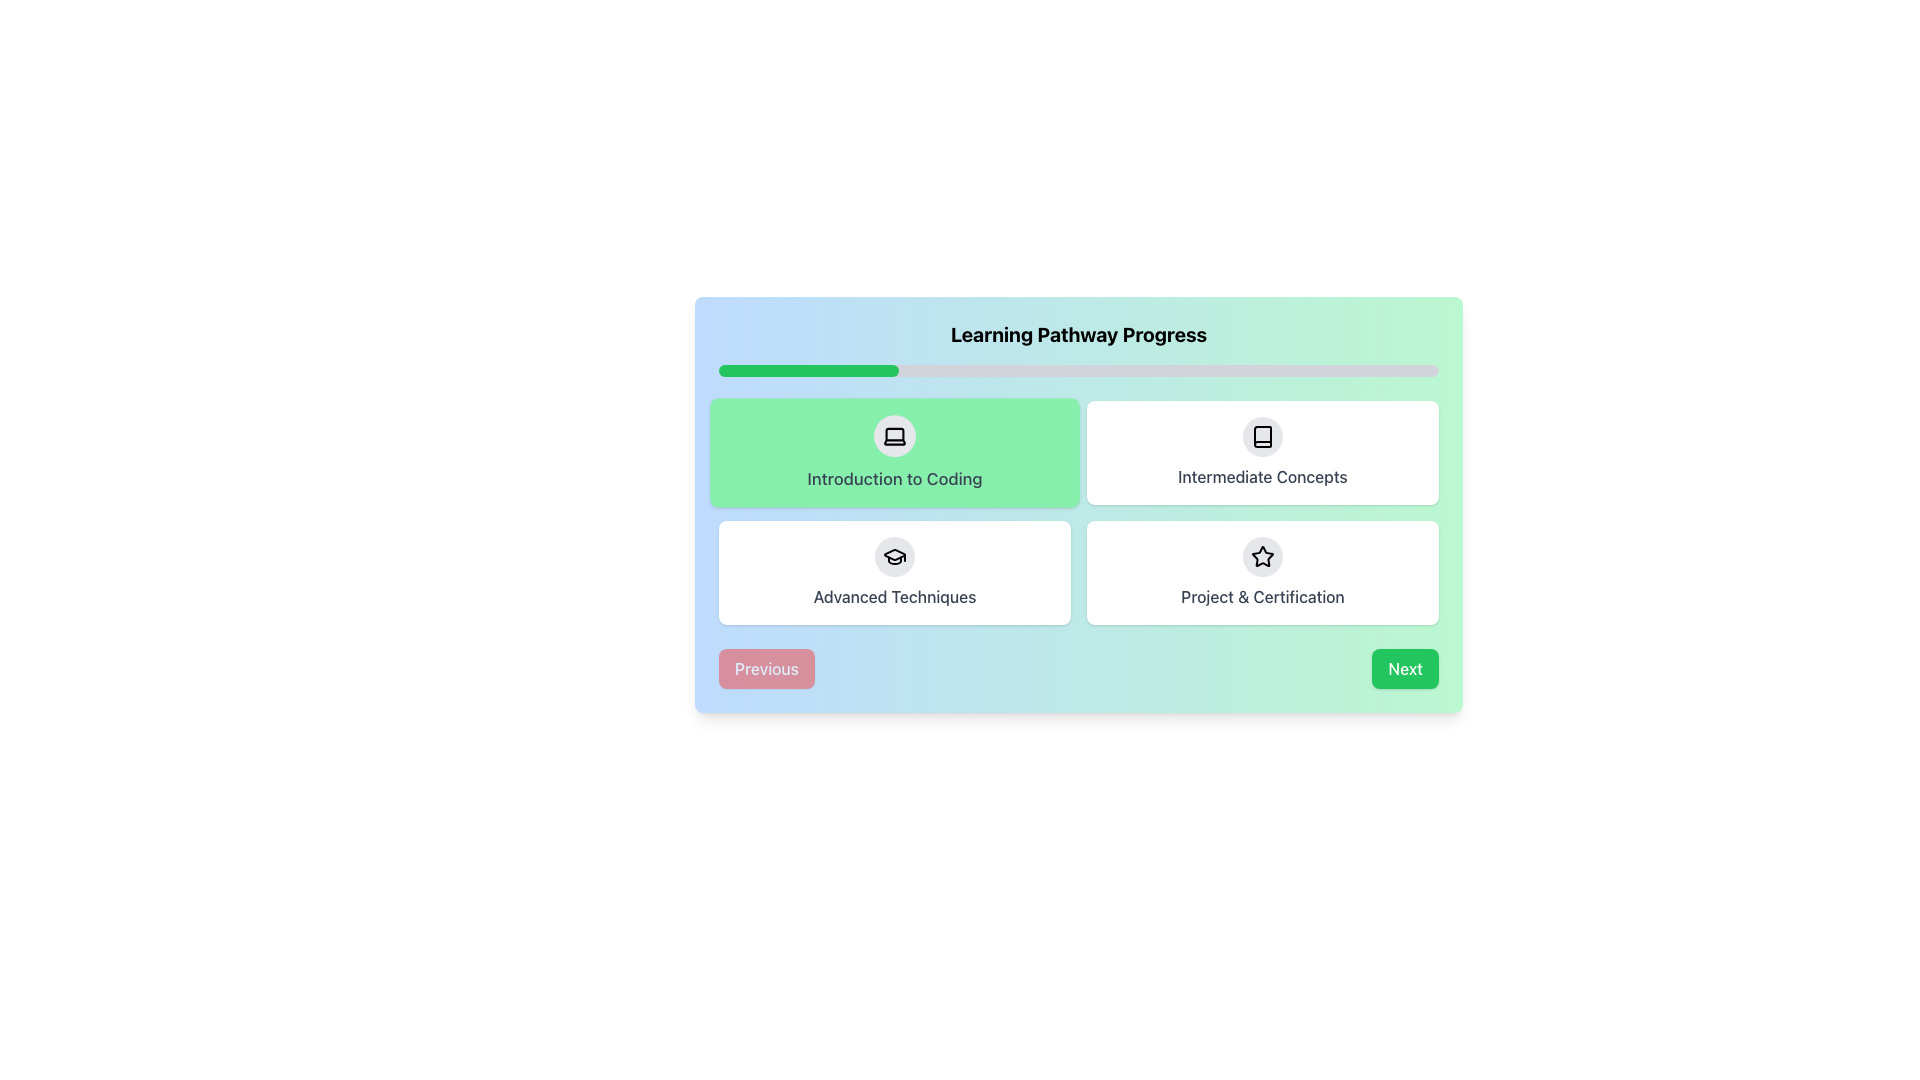 The image size is (1920, 1080). I want to click on the star-shaped icon located within the 'Project & Certification' tile in the upper-right quadrant of the user interface, so click(1261, 555).